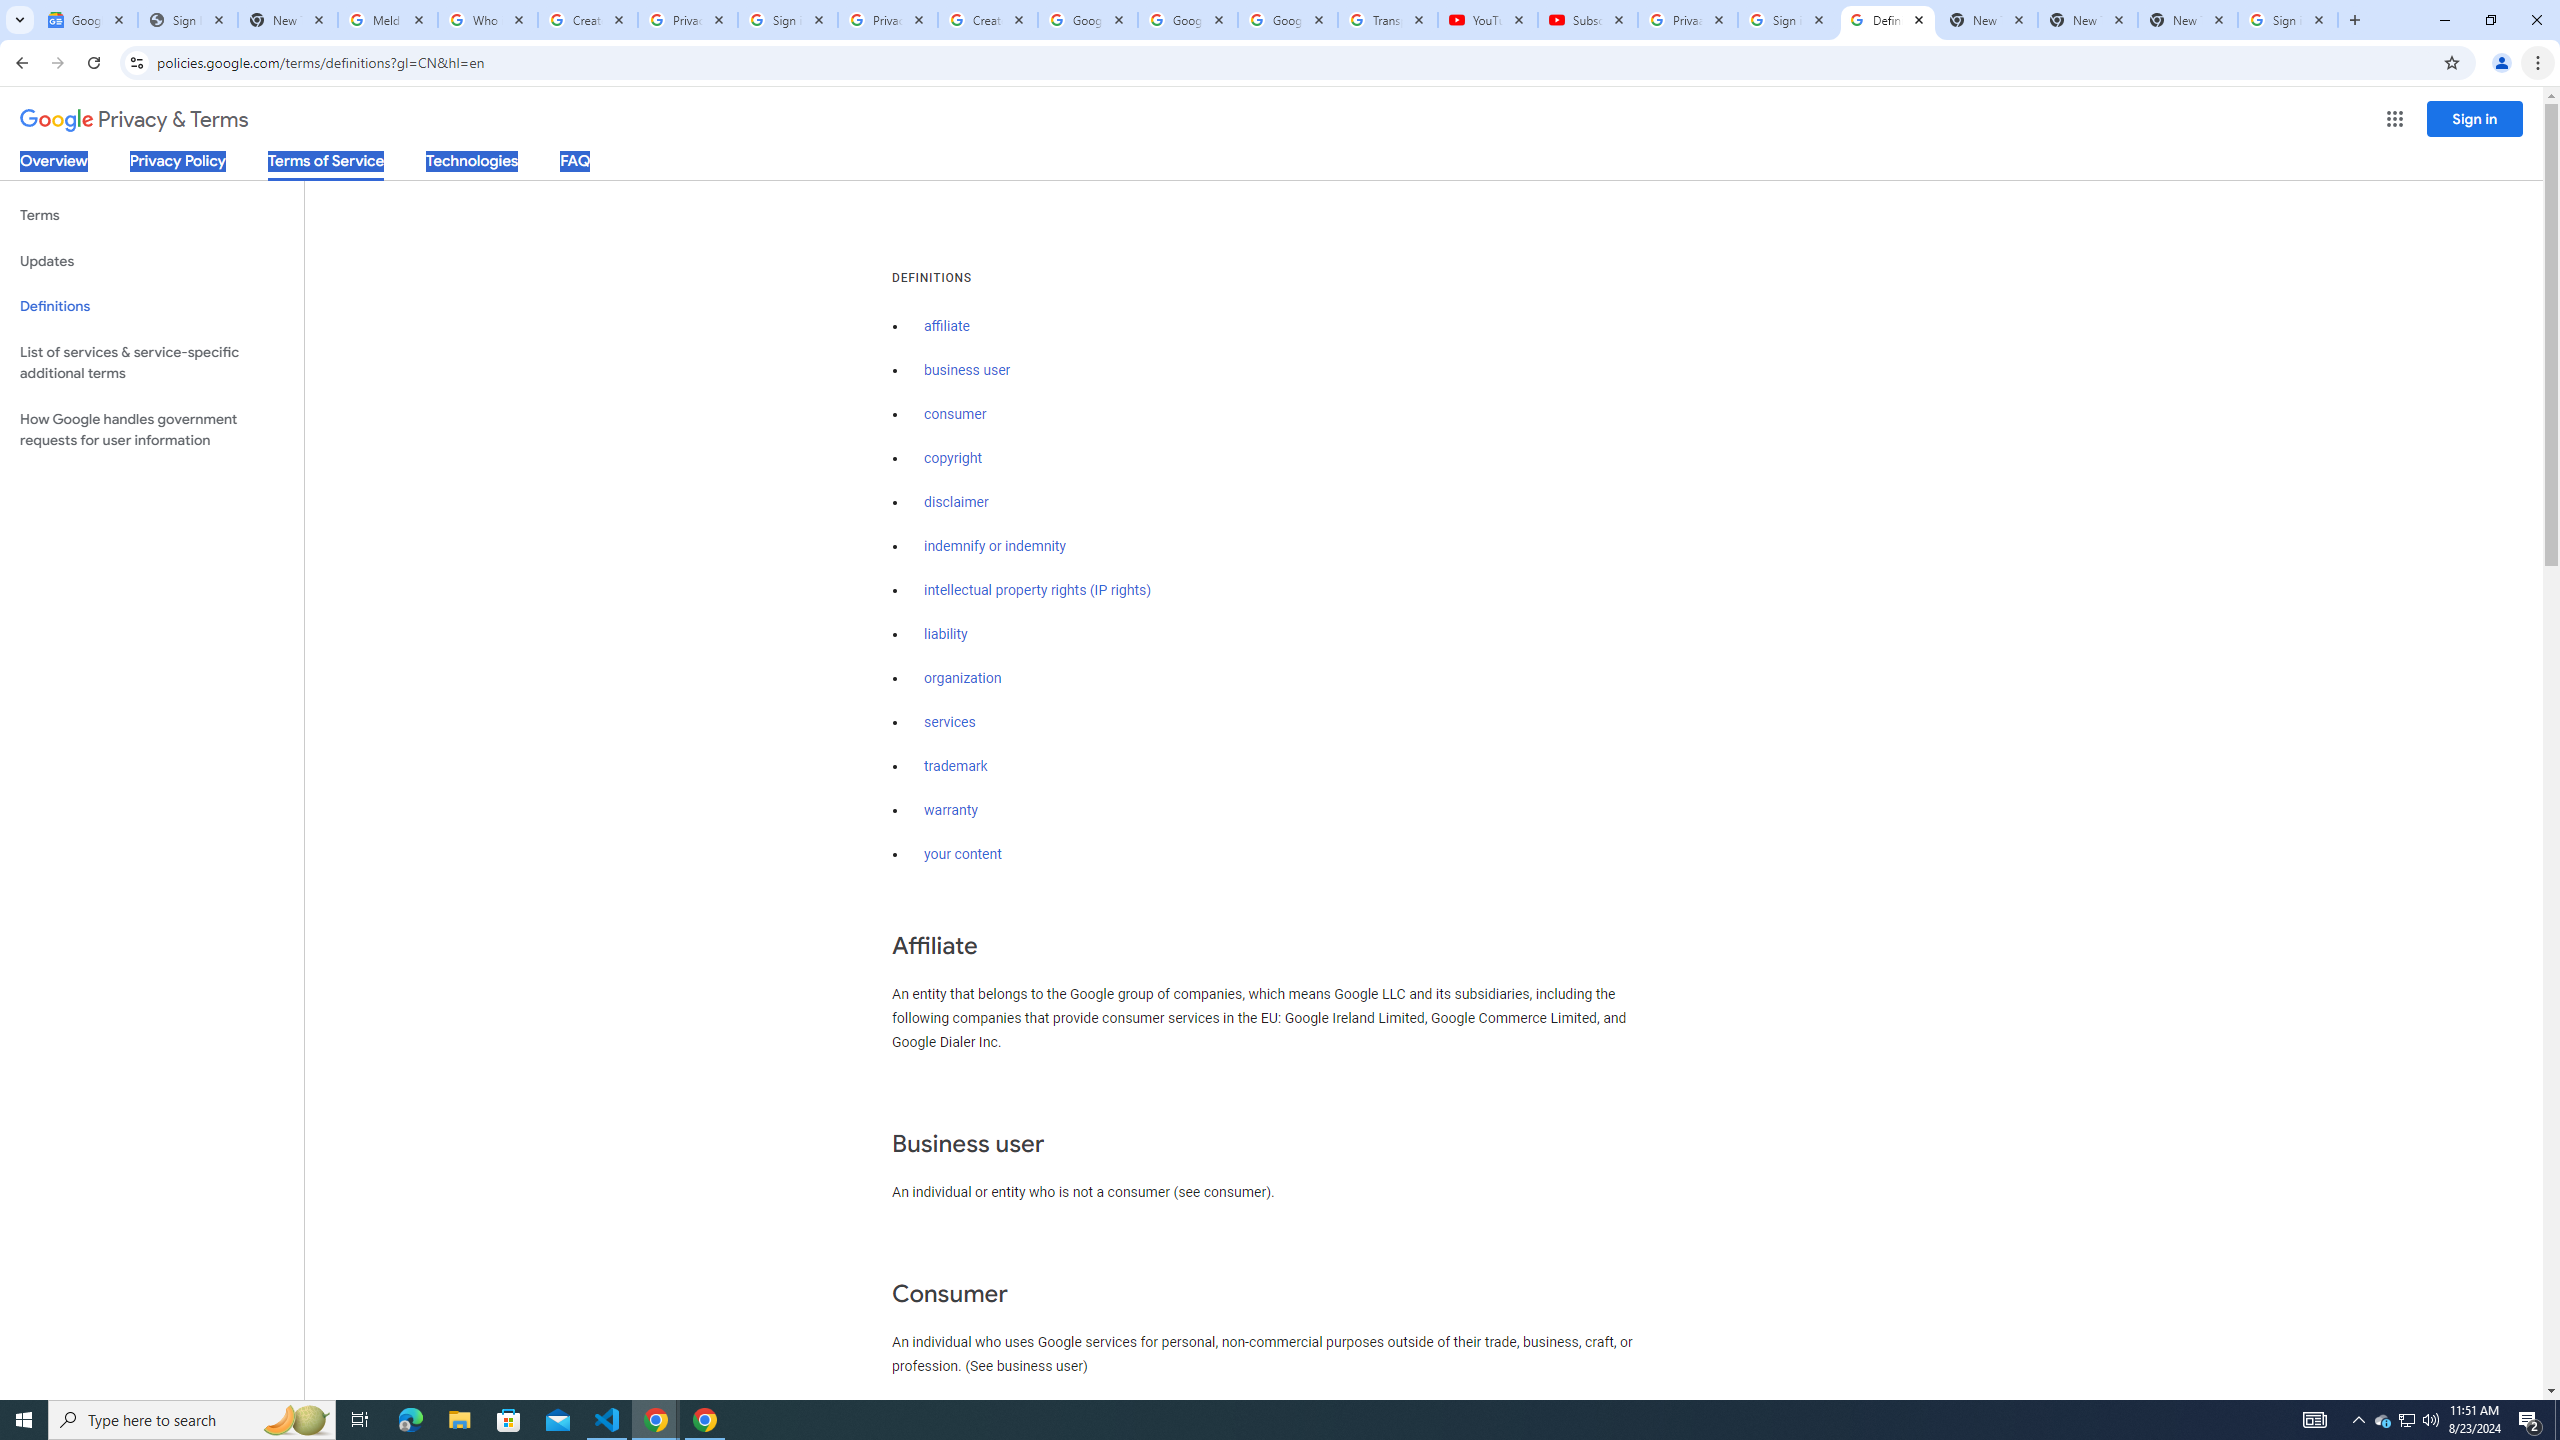  I want to click on 'trademark', so click(955, 765).